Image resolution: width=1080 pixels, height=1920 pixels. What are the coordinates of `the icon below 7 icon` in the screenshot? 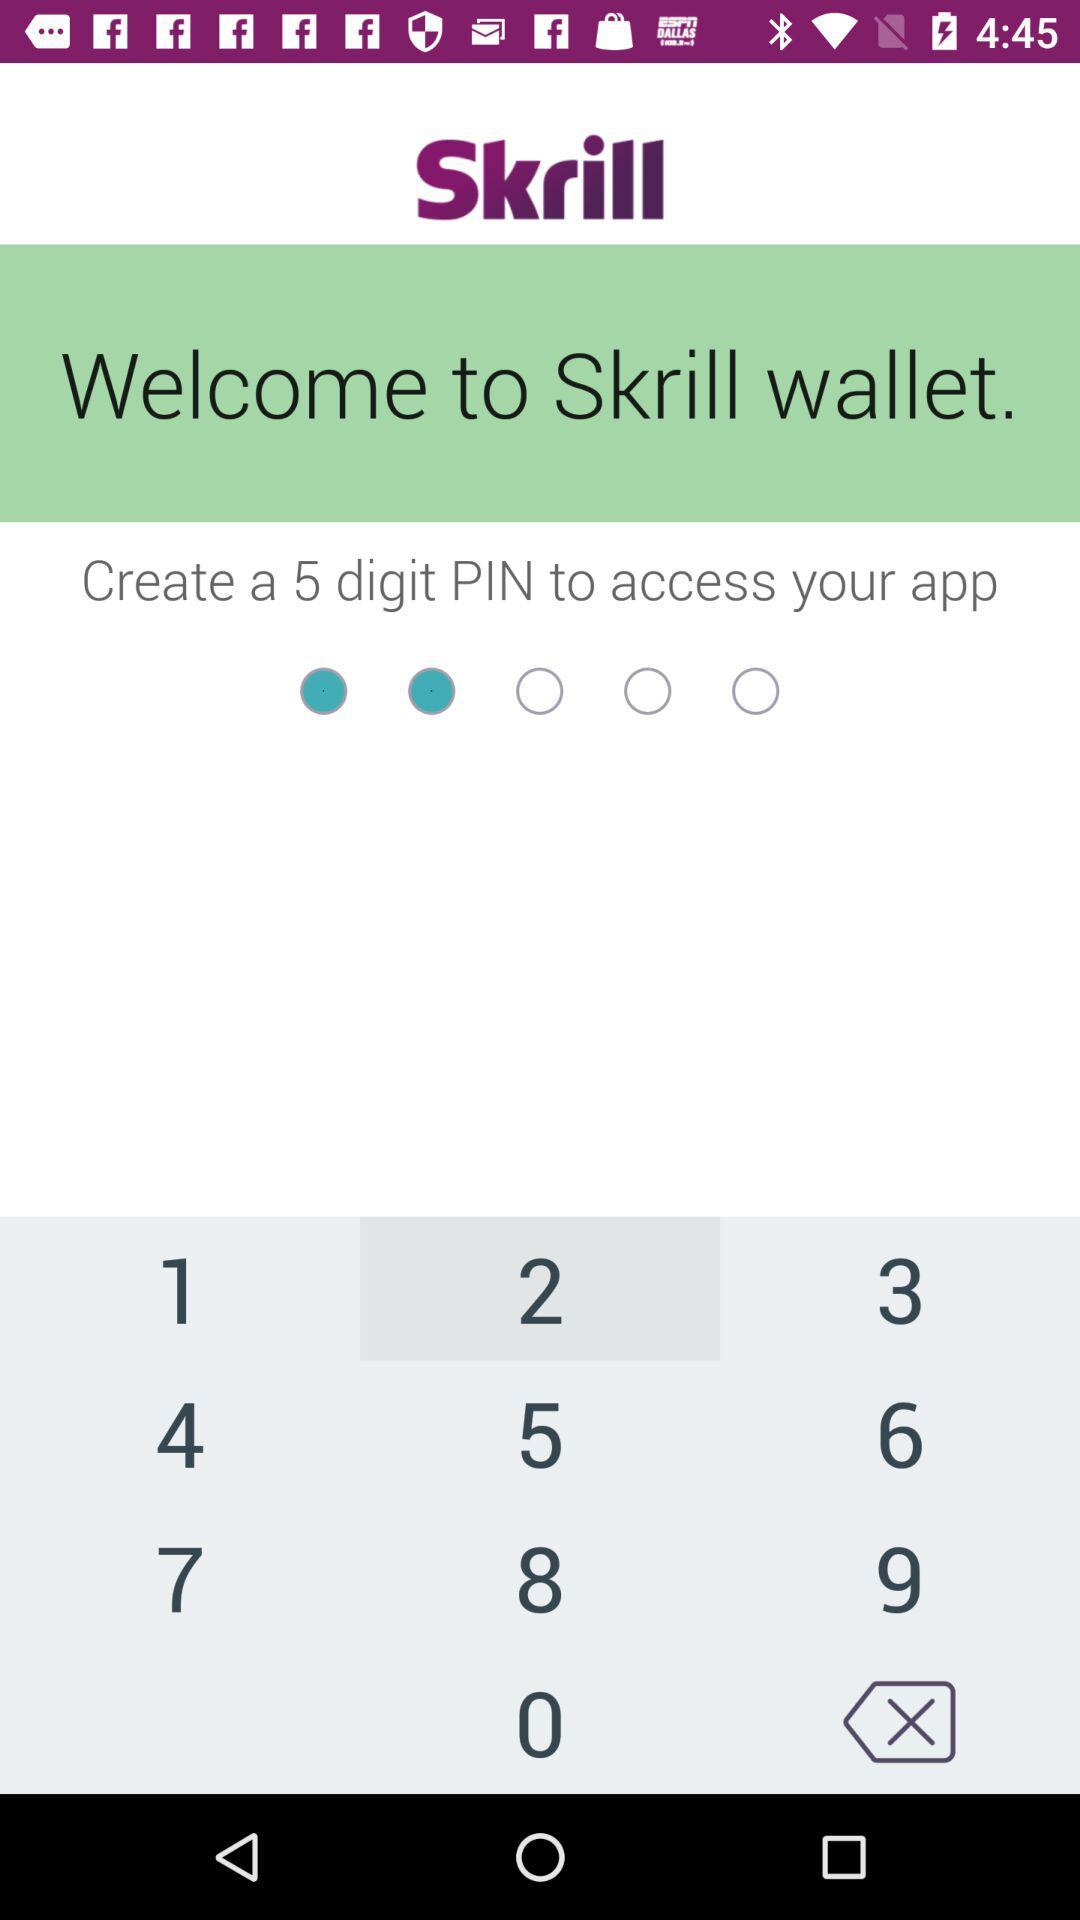 It's located at (540, 1720).